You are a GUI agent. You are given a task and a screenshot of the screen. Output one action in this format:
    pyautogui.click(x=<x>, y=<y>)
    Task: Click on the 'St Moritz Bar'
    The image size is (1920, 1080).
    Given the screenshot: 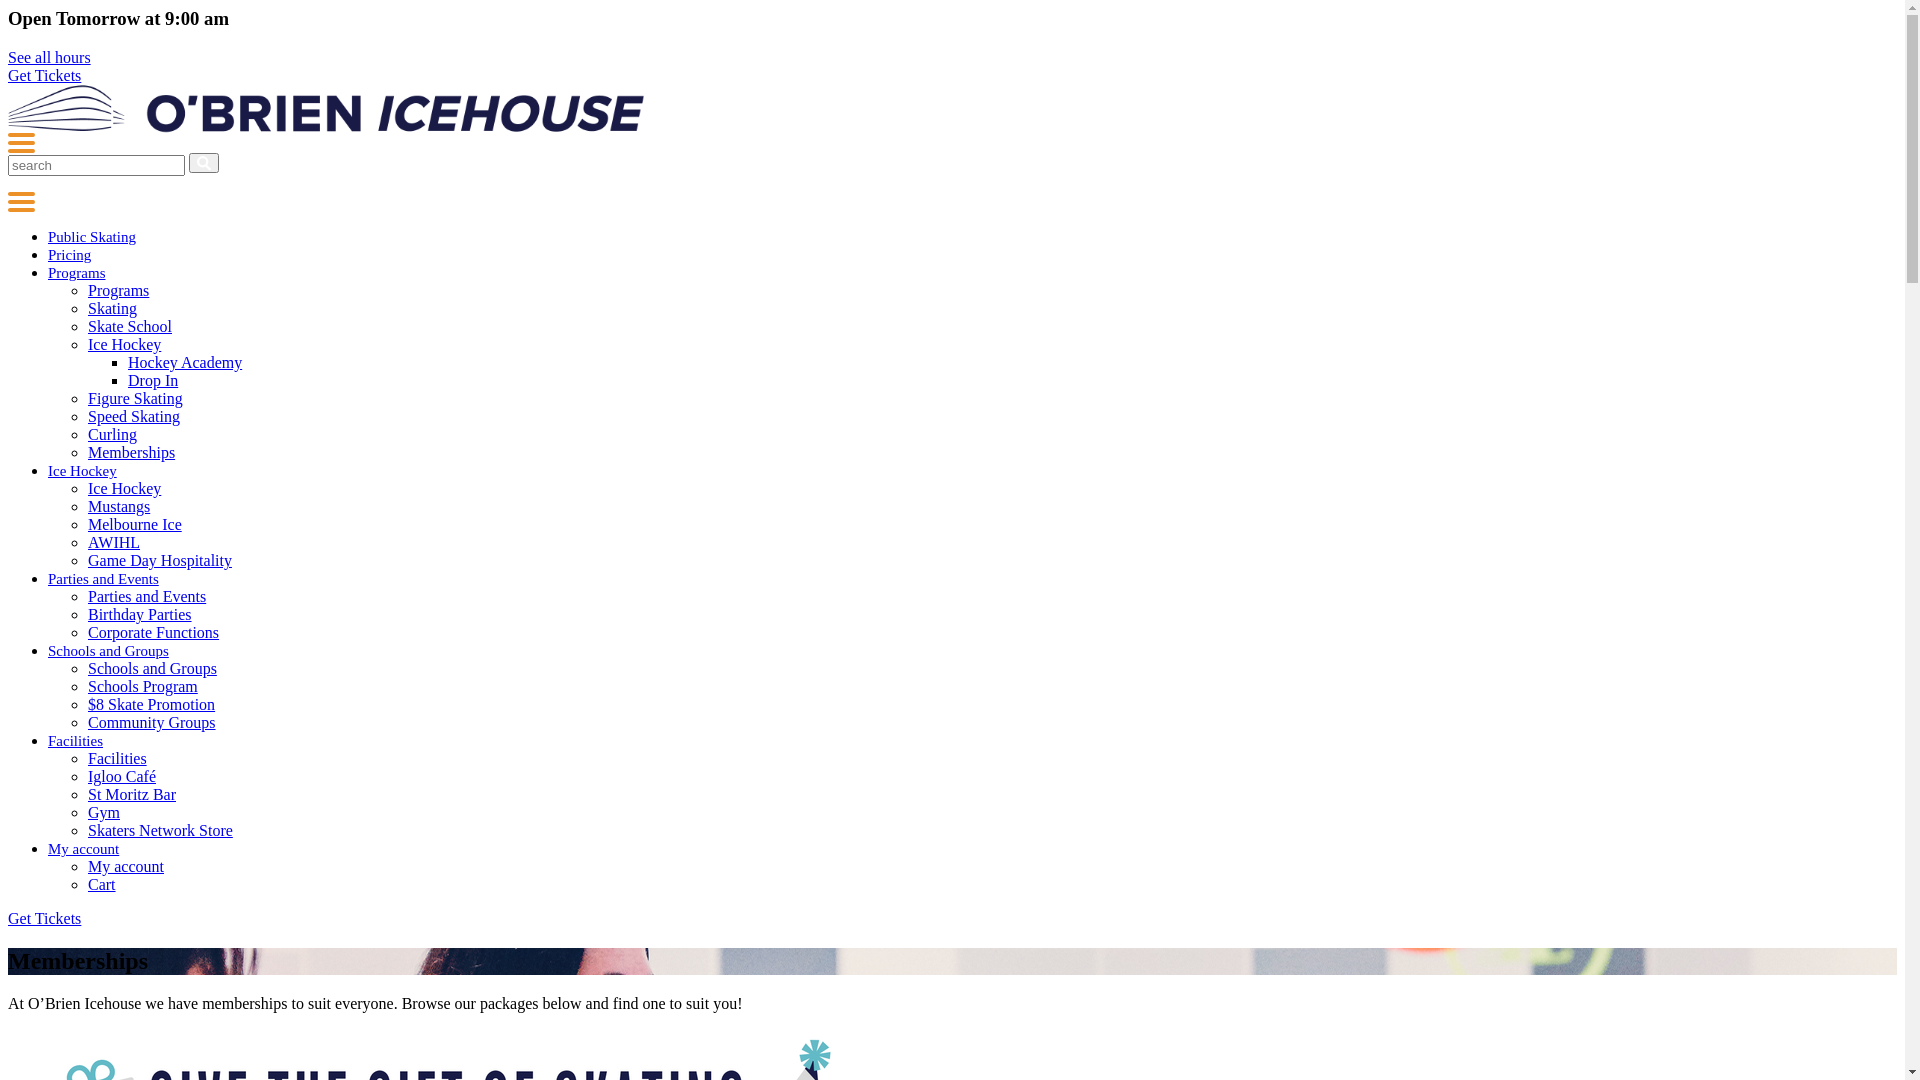 What is the action you would take?
    pyautogui.click(x=86, y=793)
    